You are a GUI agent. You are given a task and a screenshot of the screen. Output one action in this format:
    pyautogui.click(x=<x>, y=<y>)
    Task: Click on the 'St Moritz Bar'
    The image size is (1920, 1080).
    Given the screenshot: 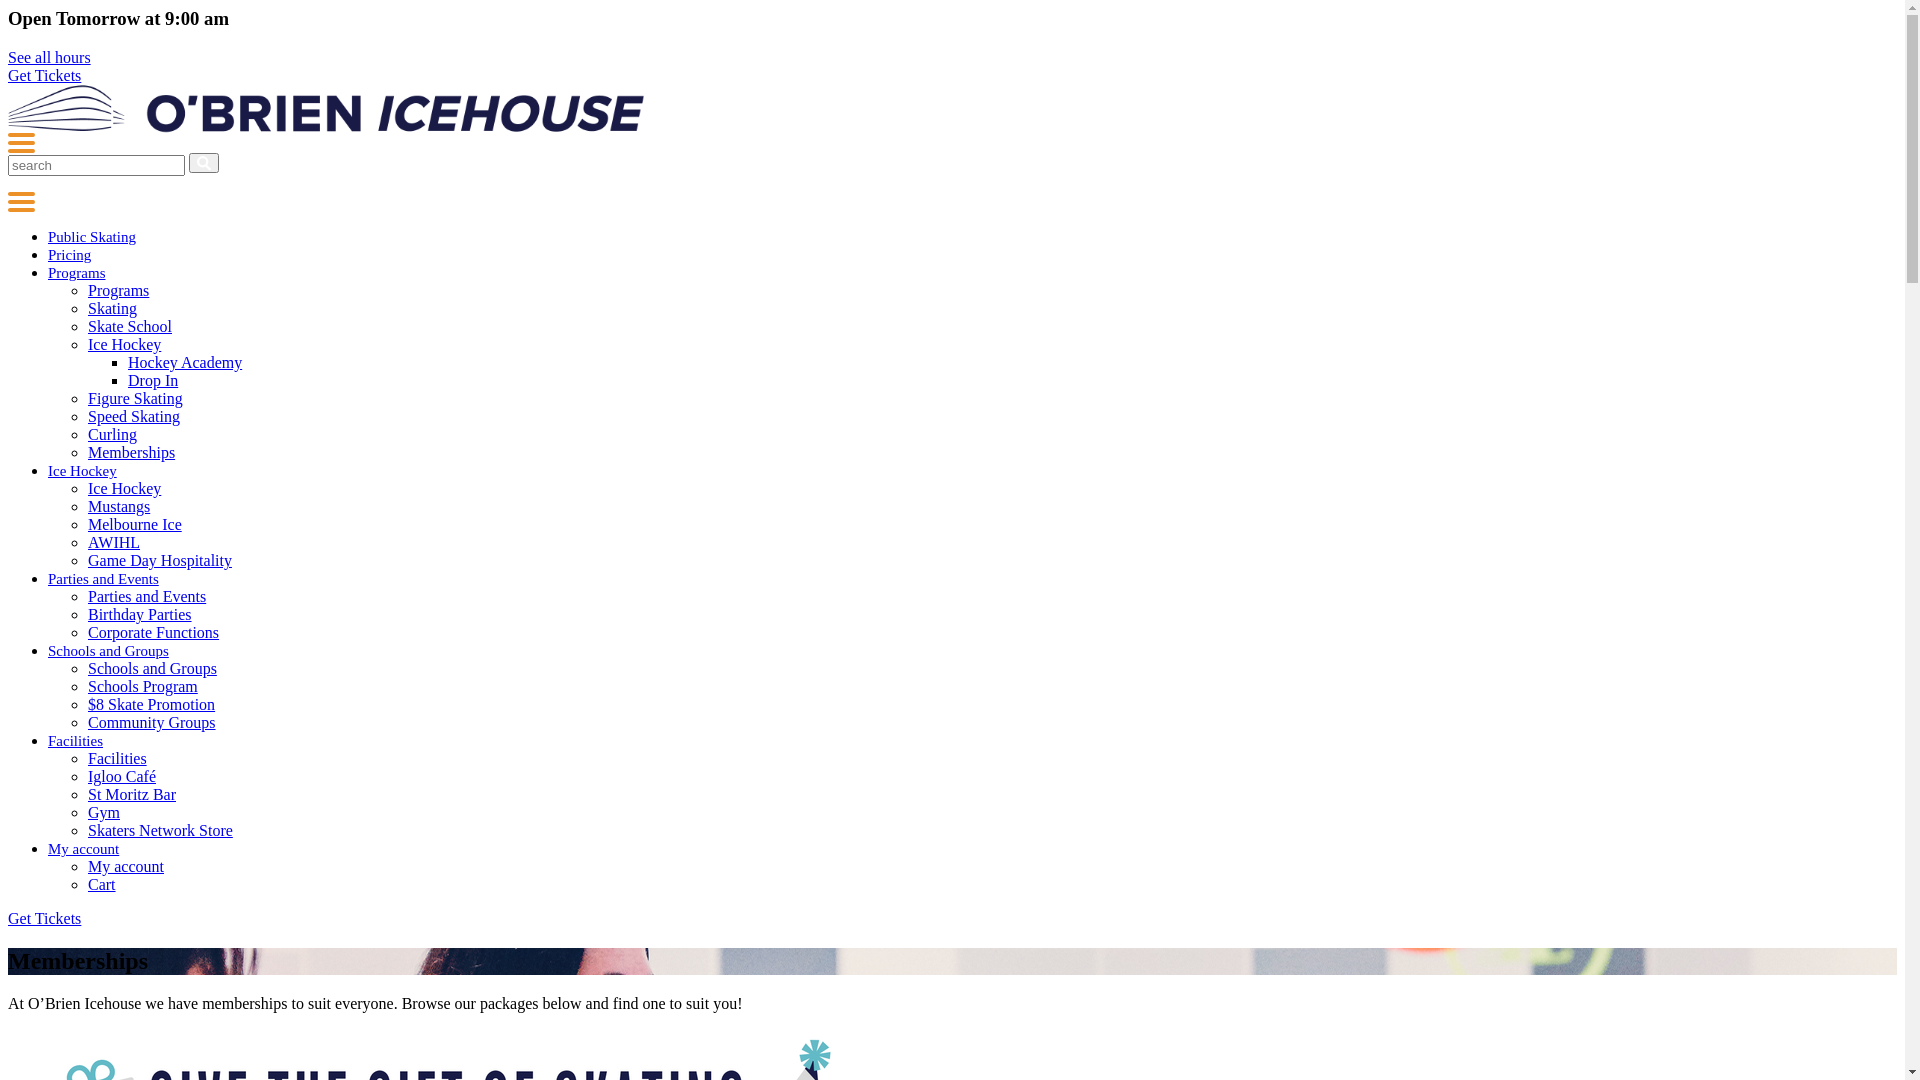 What is the action you would take?
    pyautogui.click(x=86, y=793)
    